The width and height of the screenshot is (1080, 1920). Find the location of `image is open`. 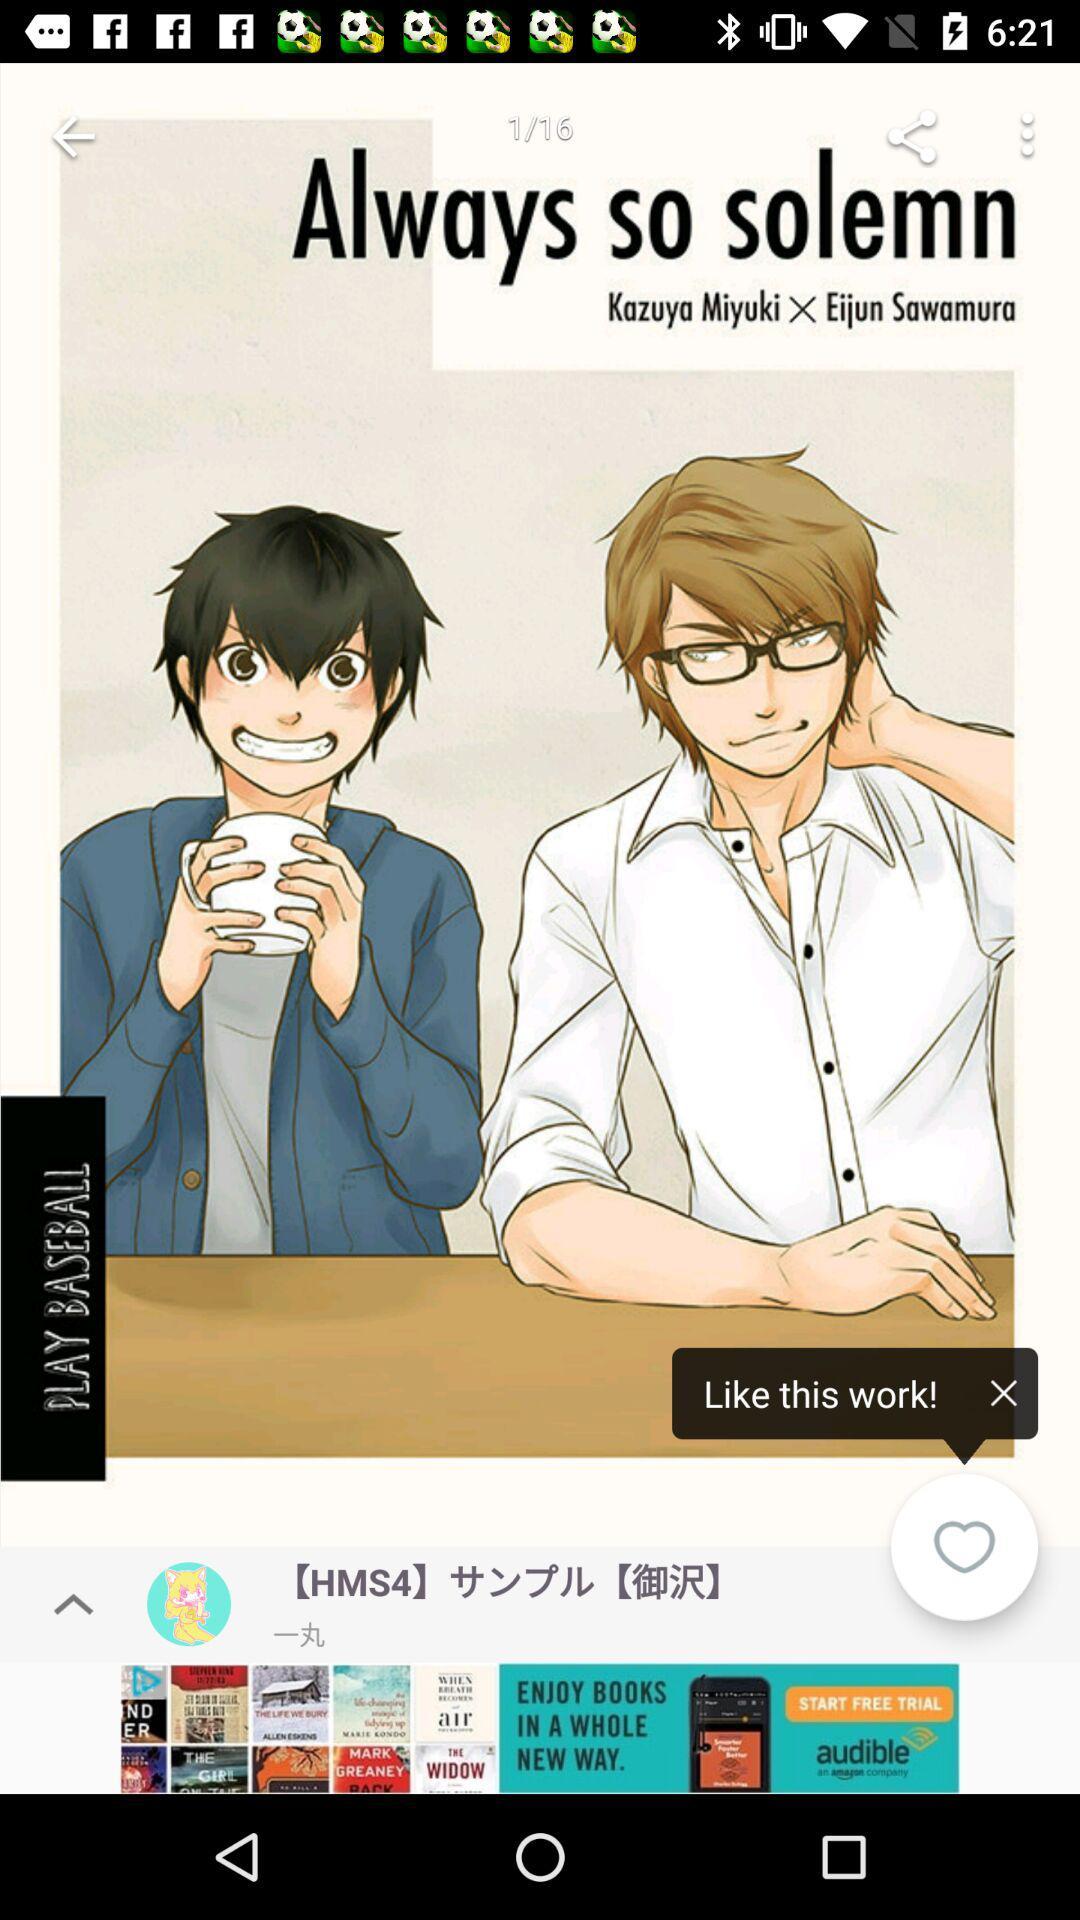

image is open is located at coordinates (540, 810).